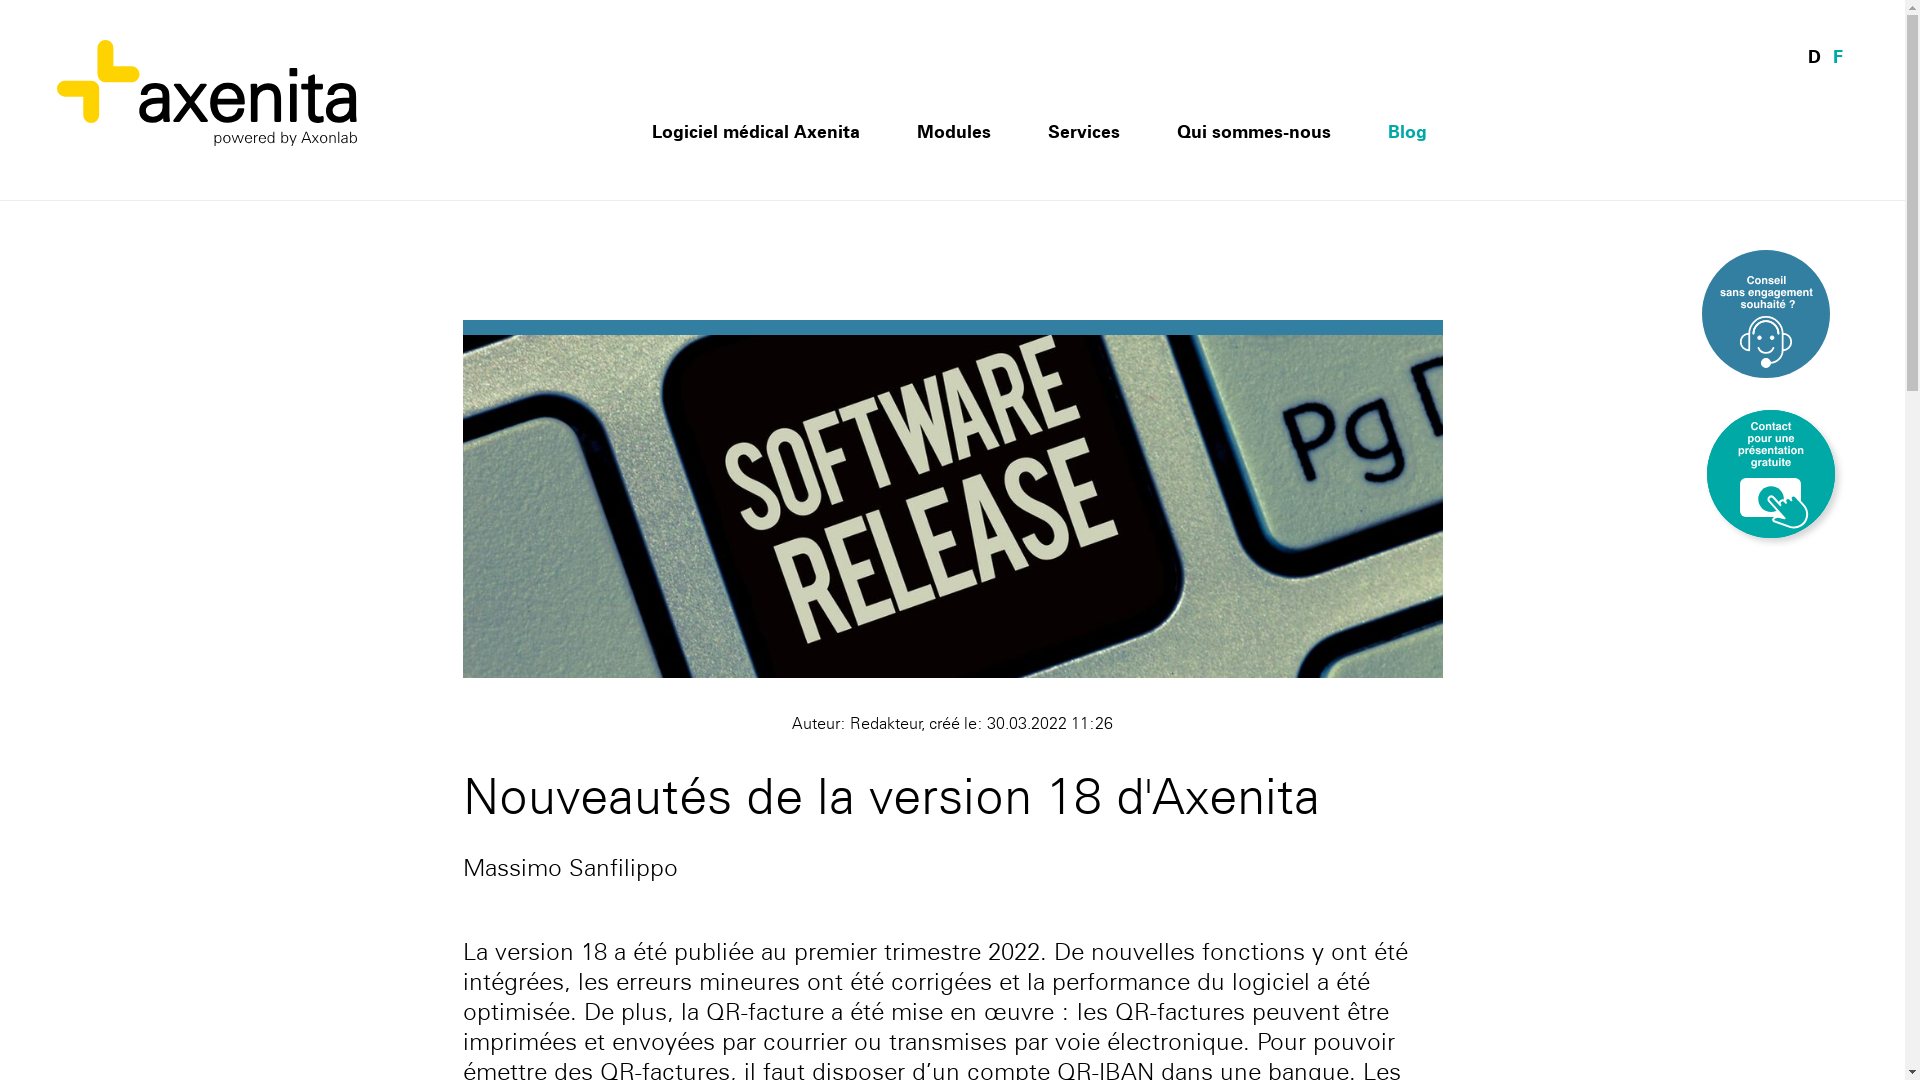 The width and height of the screenshot is (1920, 1080). What do you see at coordinates (1814, 55) in the screenshot?
I see `'D'` at bounding box center [1814, 55].